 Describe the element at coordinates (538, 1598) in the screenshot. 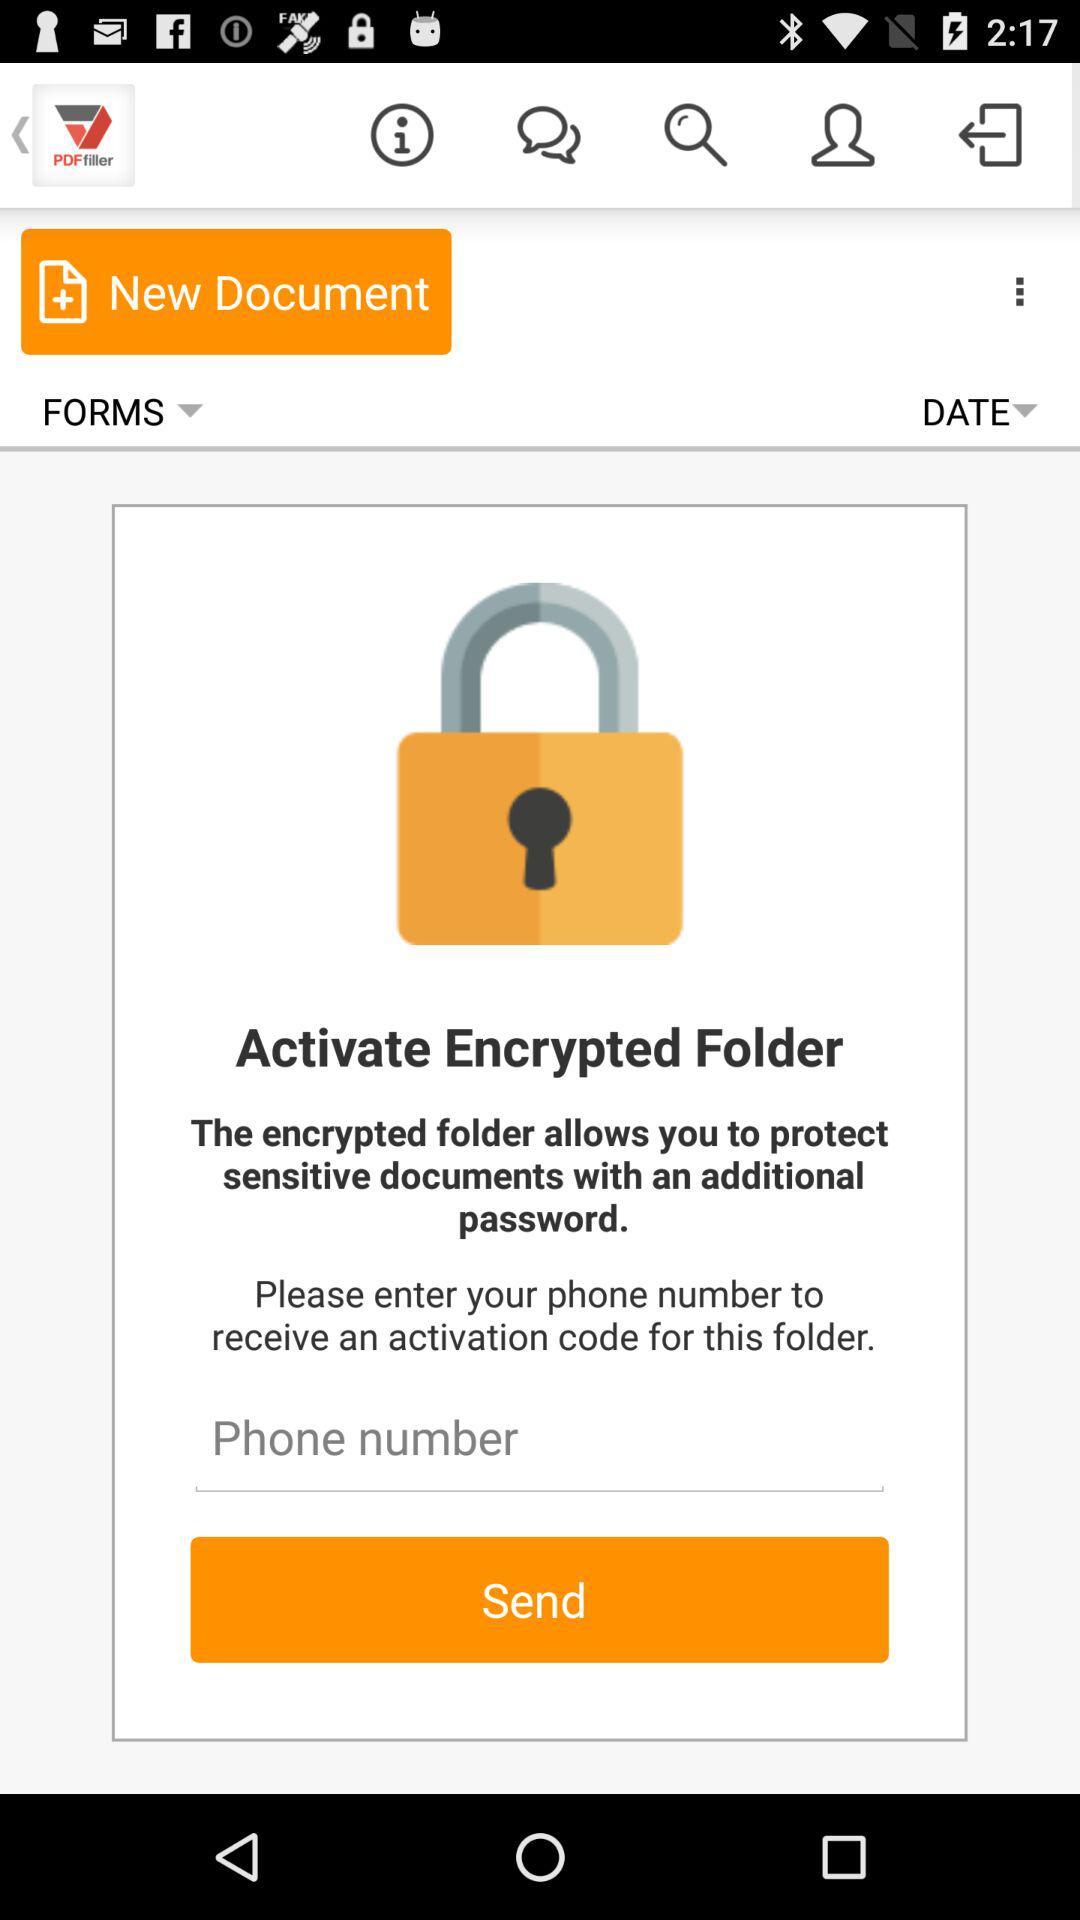

I see `send item` at that location.